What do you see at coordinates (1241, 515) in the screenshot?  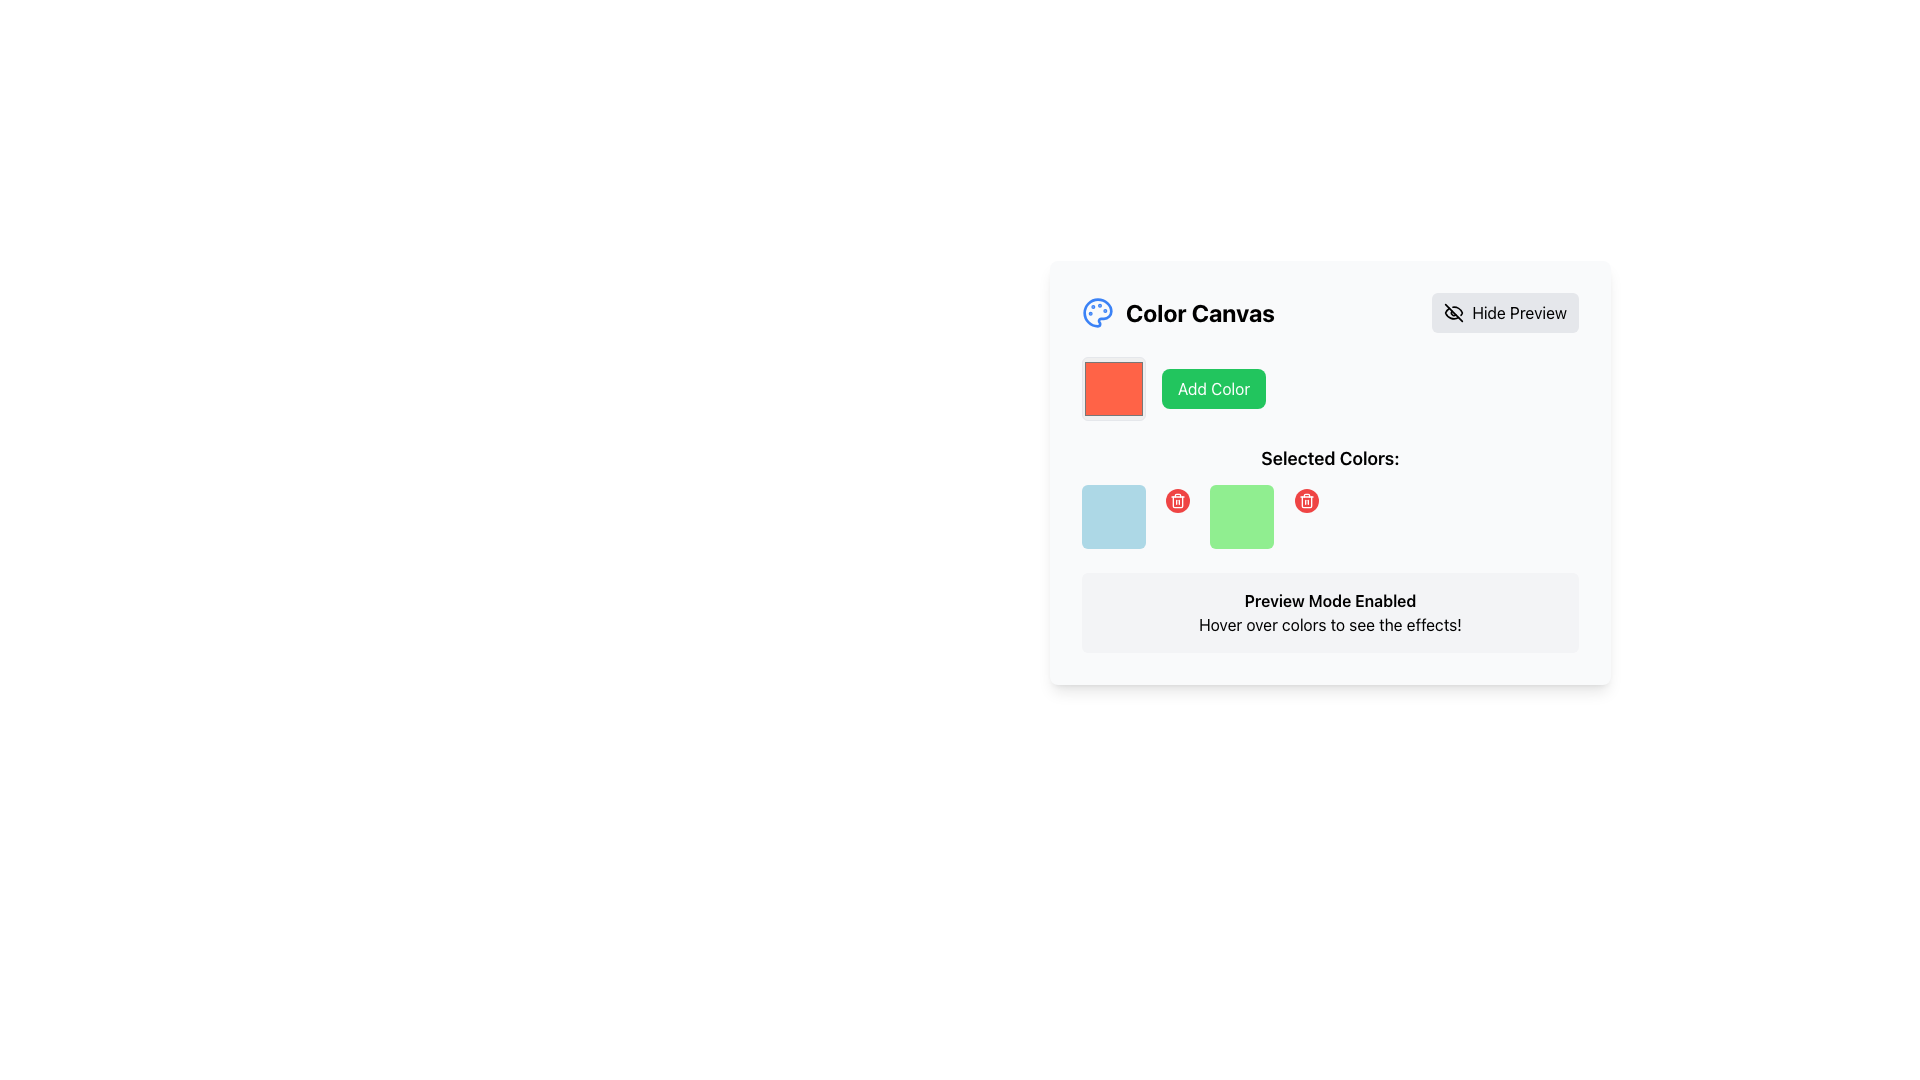 I see `the second square in the 'Selected Colors' section, which represents a selected color and is located to the right of a blue square and above a small red delete icon` at bounding box center [1241, 515].